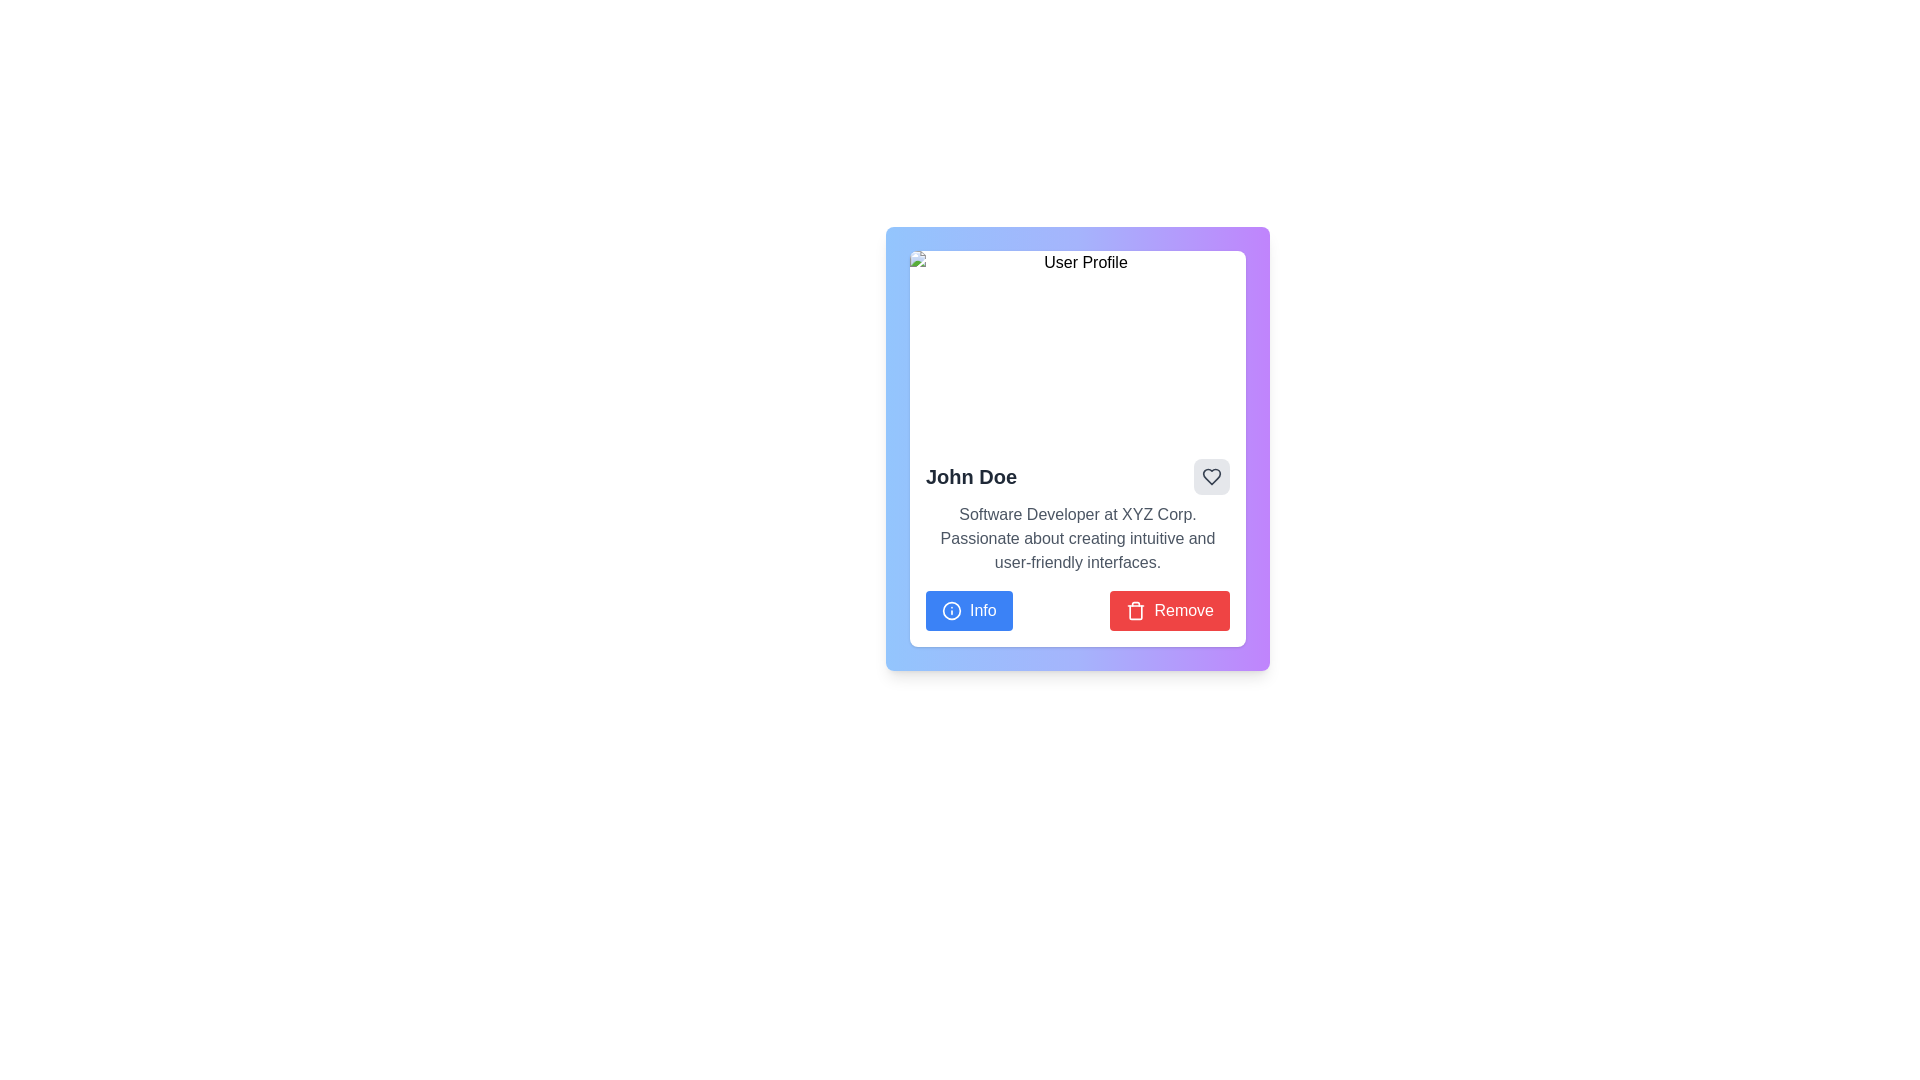 Image resolution: width=1920 pixels, height=1080 pixels. I want to click on the heart icon in the top-right corner of John Doe's profile card, so click(1210, 477).